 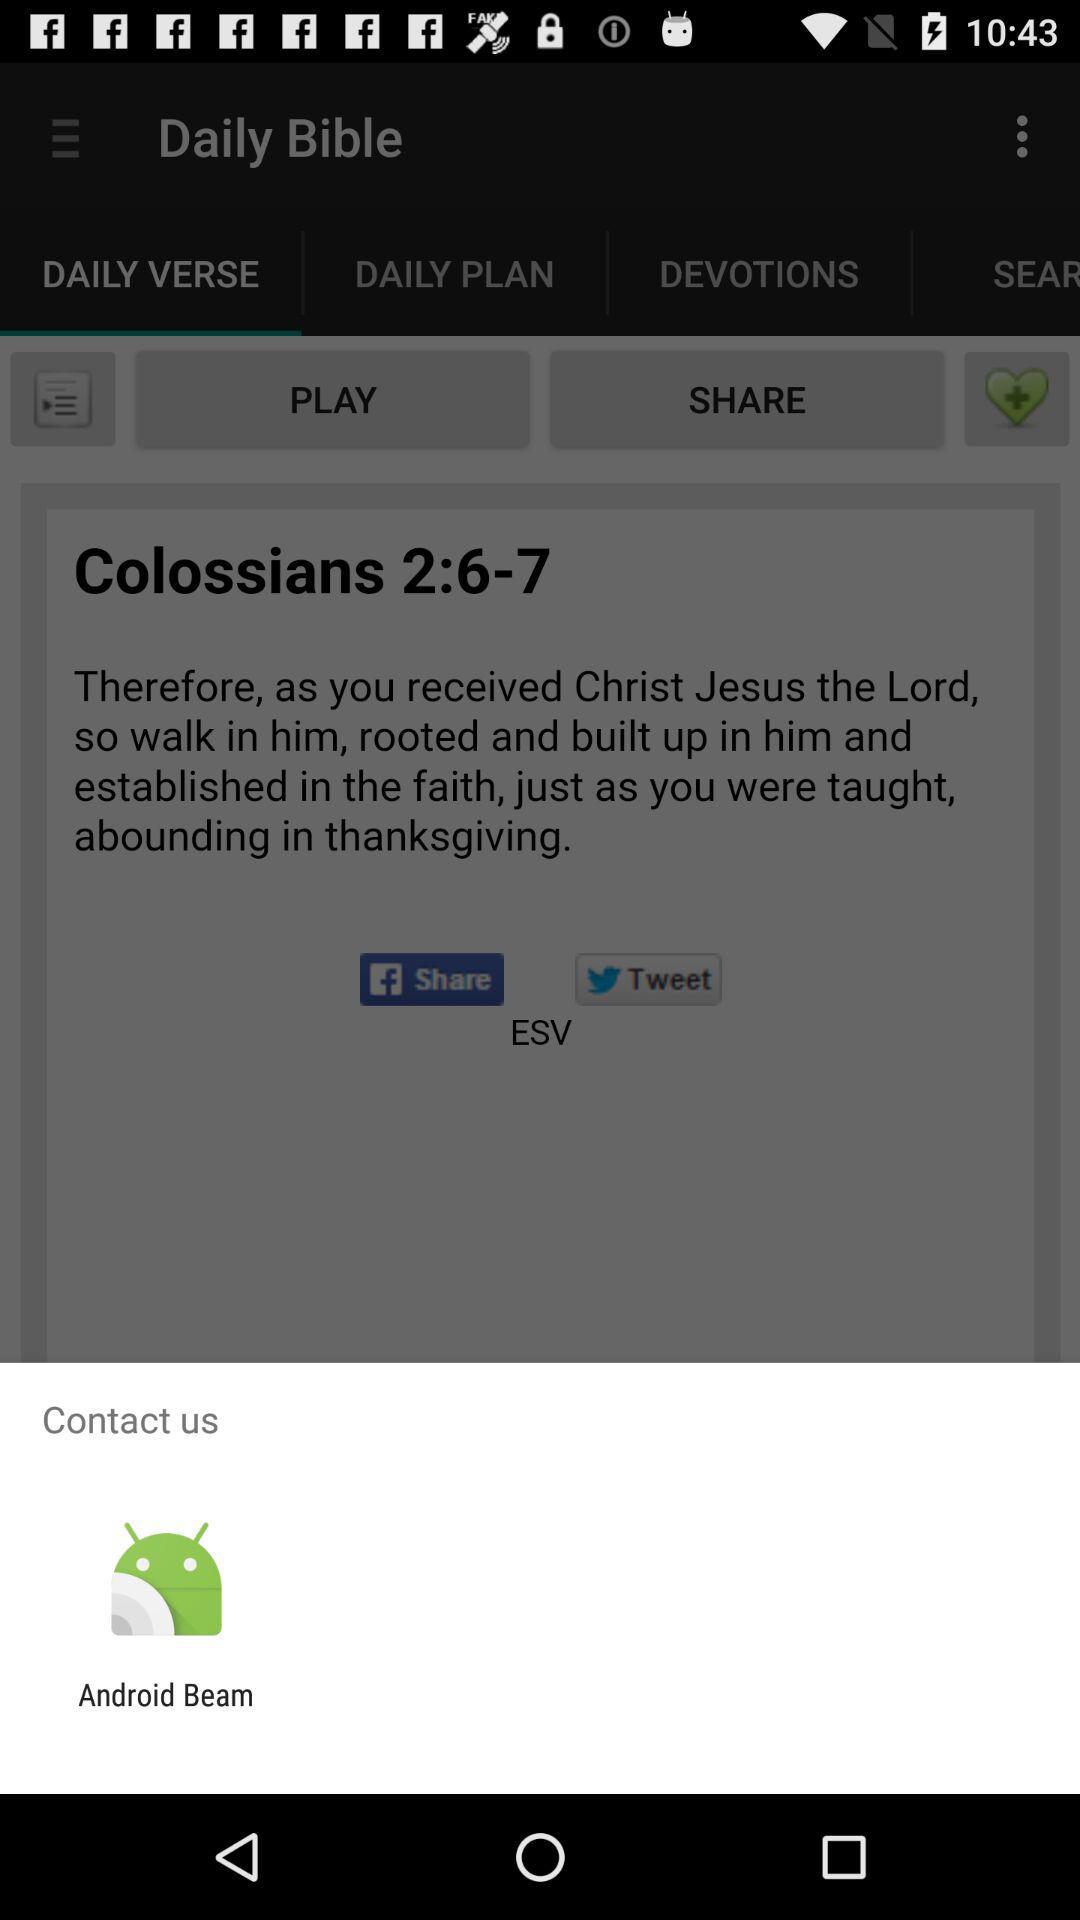 I want to click on the android beam app, so click(x=165, y=1711).